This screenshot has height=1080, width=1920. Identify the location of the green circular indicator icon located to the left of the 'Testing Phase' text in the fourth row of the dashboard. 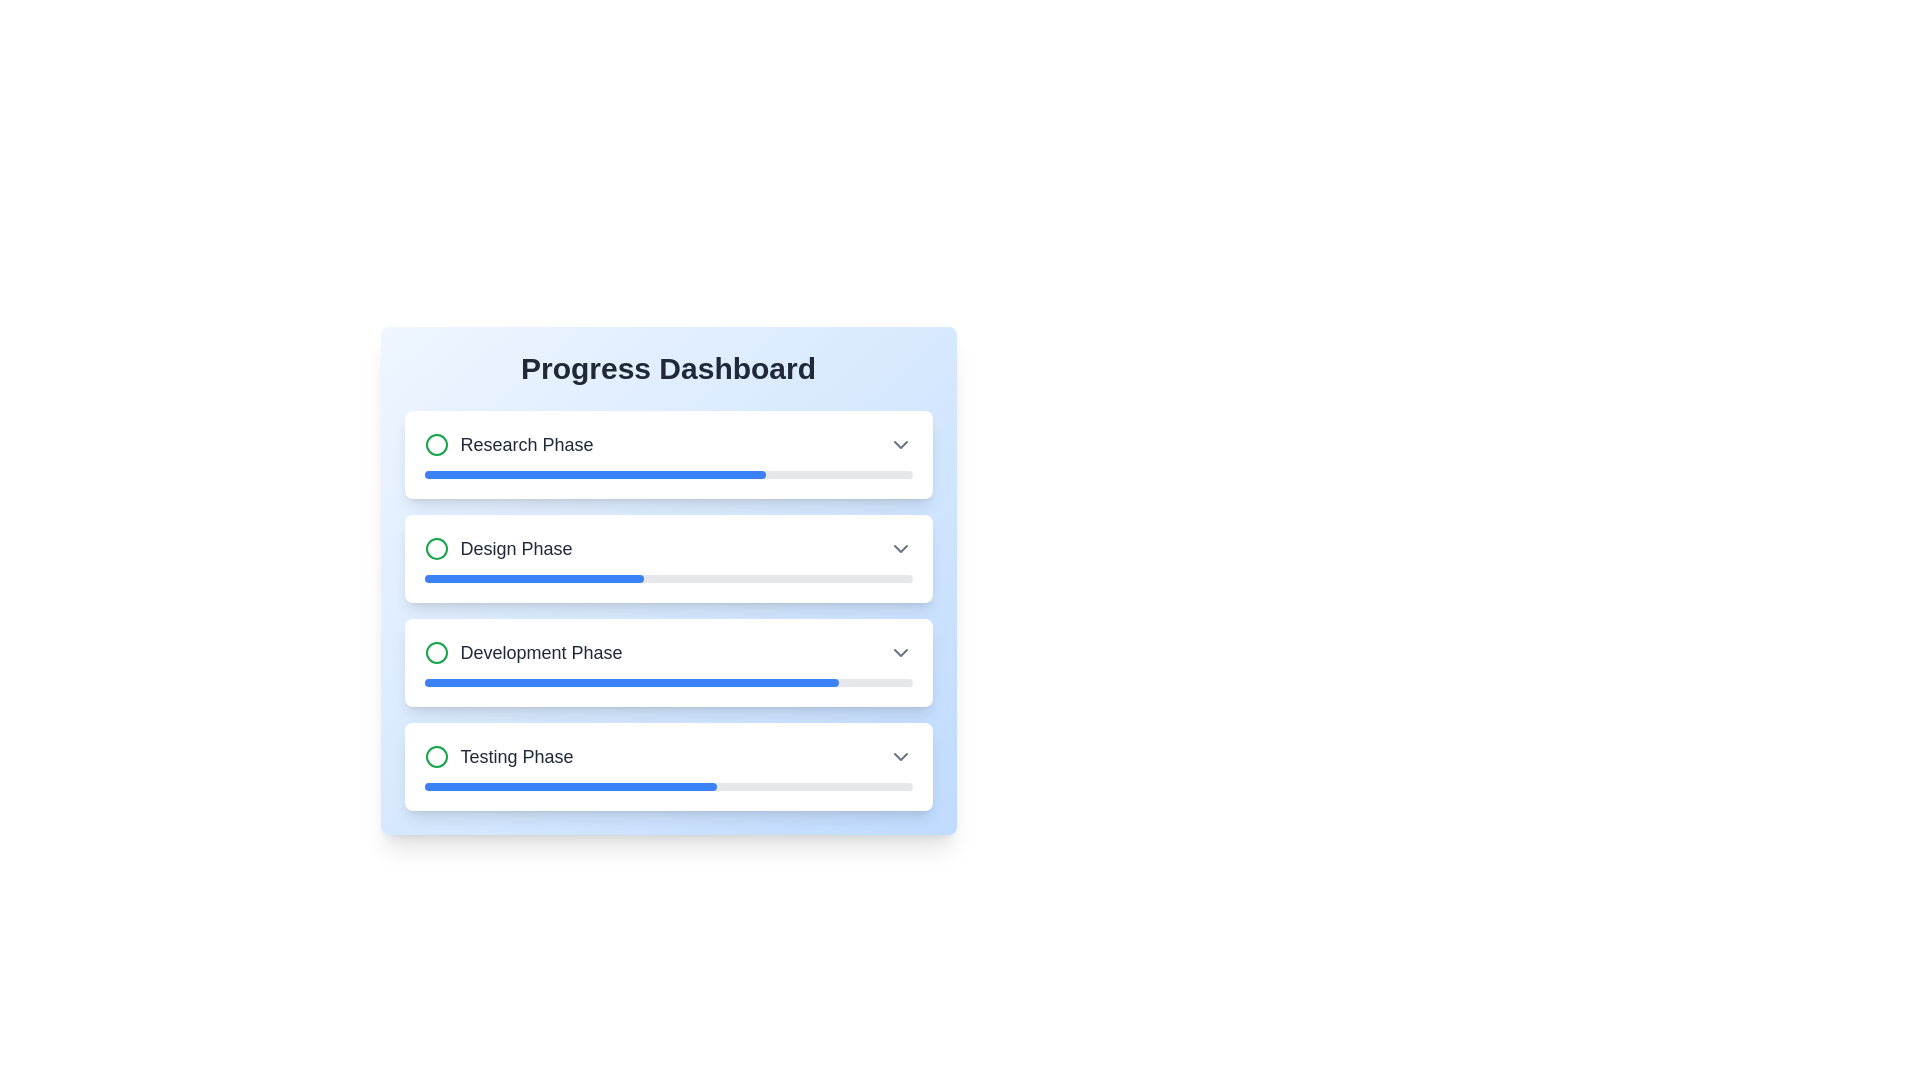
(435, 756).